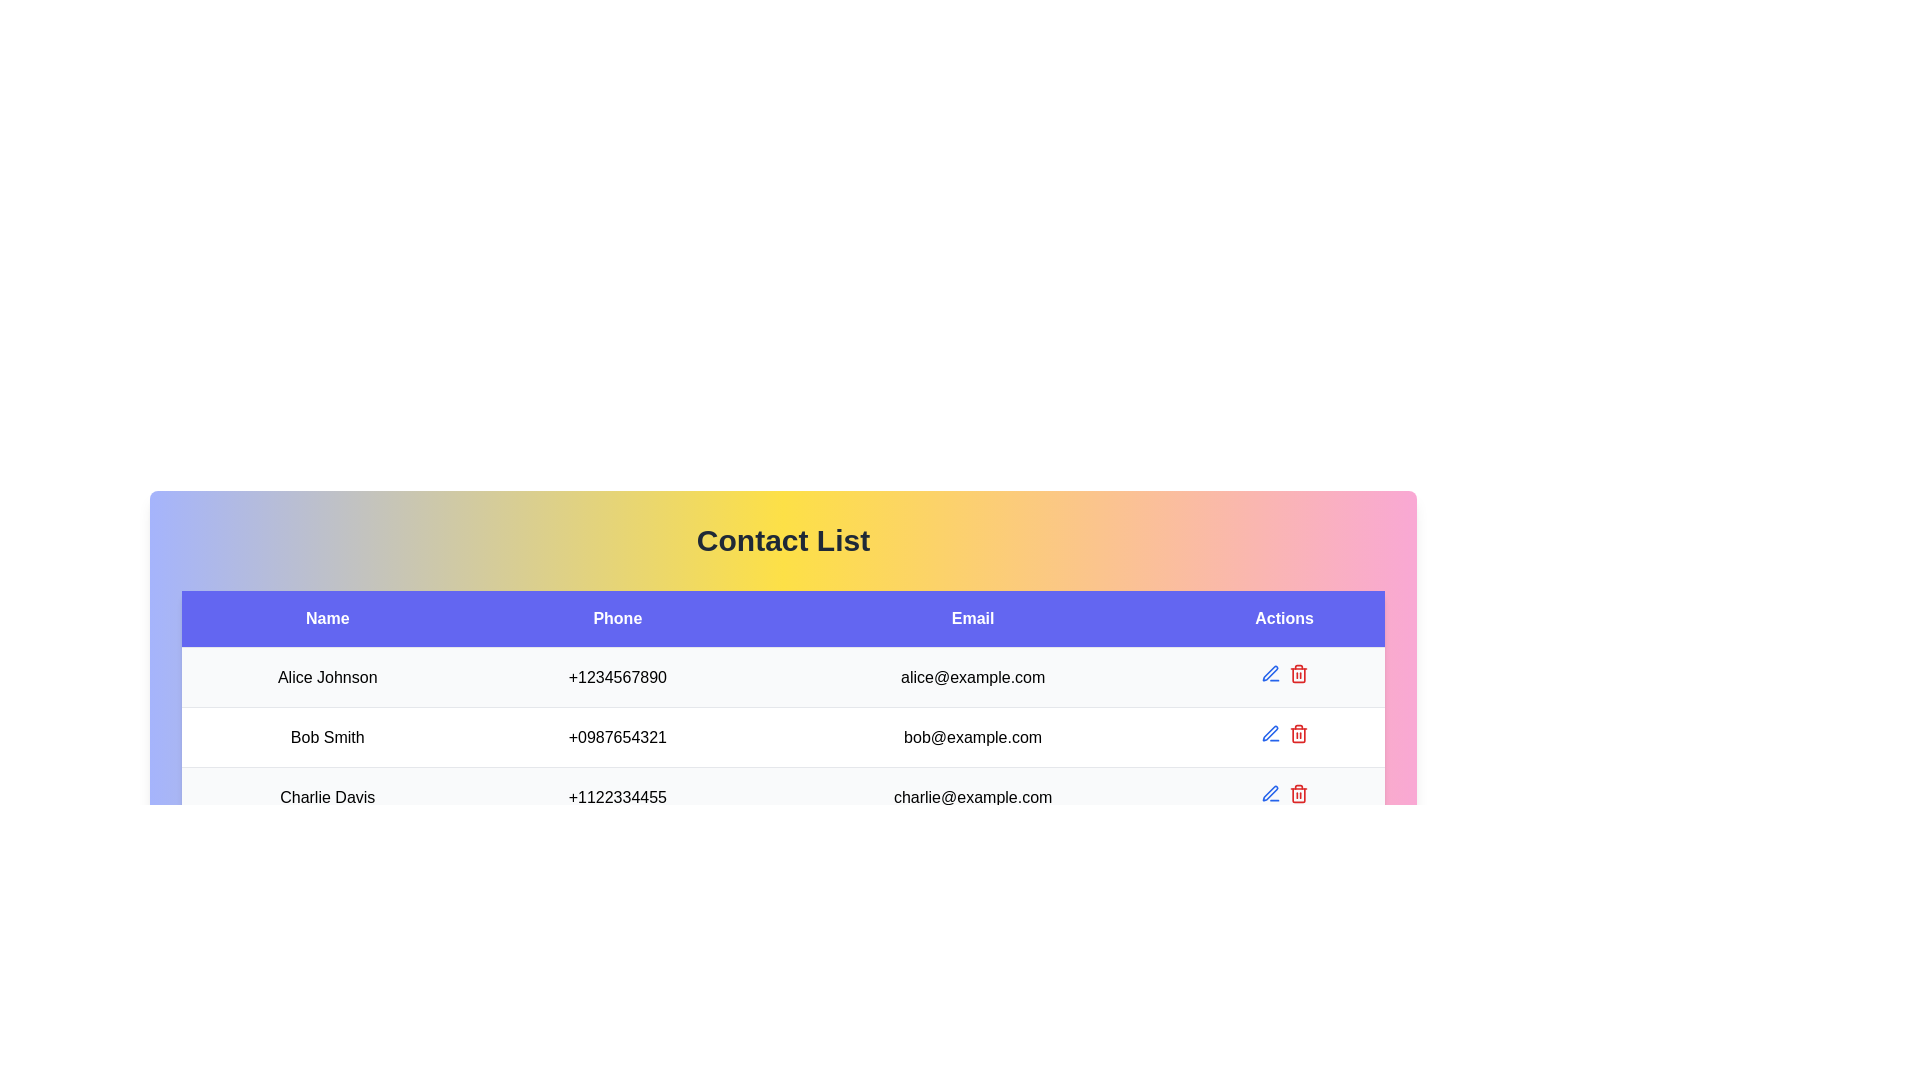 This screenshot has height=1080, width=1920. I want to click on the delete icon located in the 'Actions' column for the contact 'Alice Johnson', so click(1298, 674).